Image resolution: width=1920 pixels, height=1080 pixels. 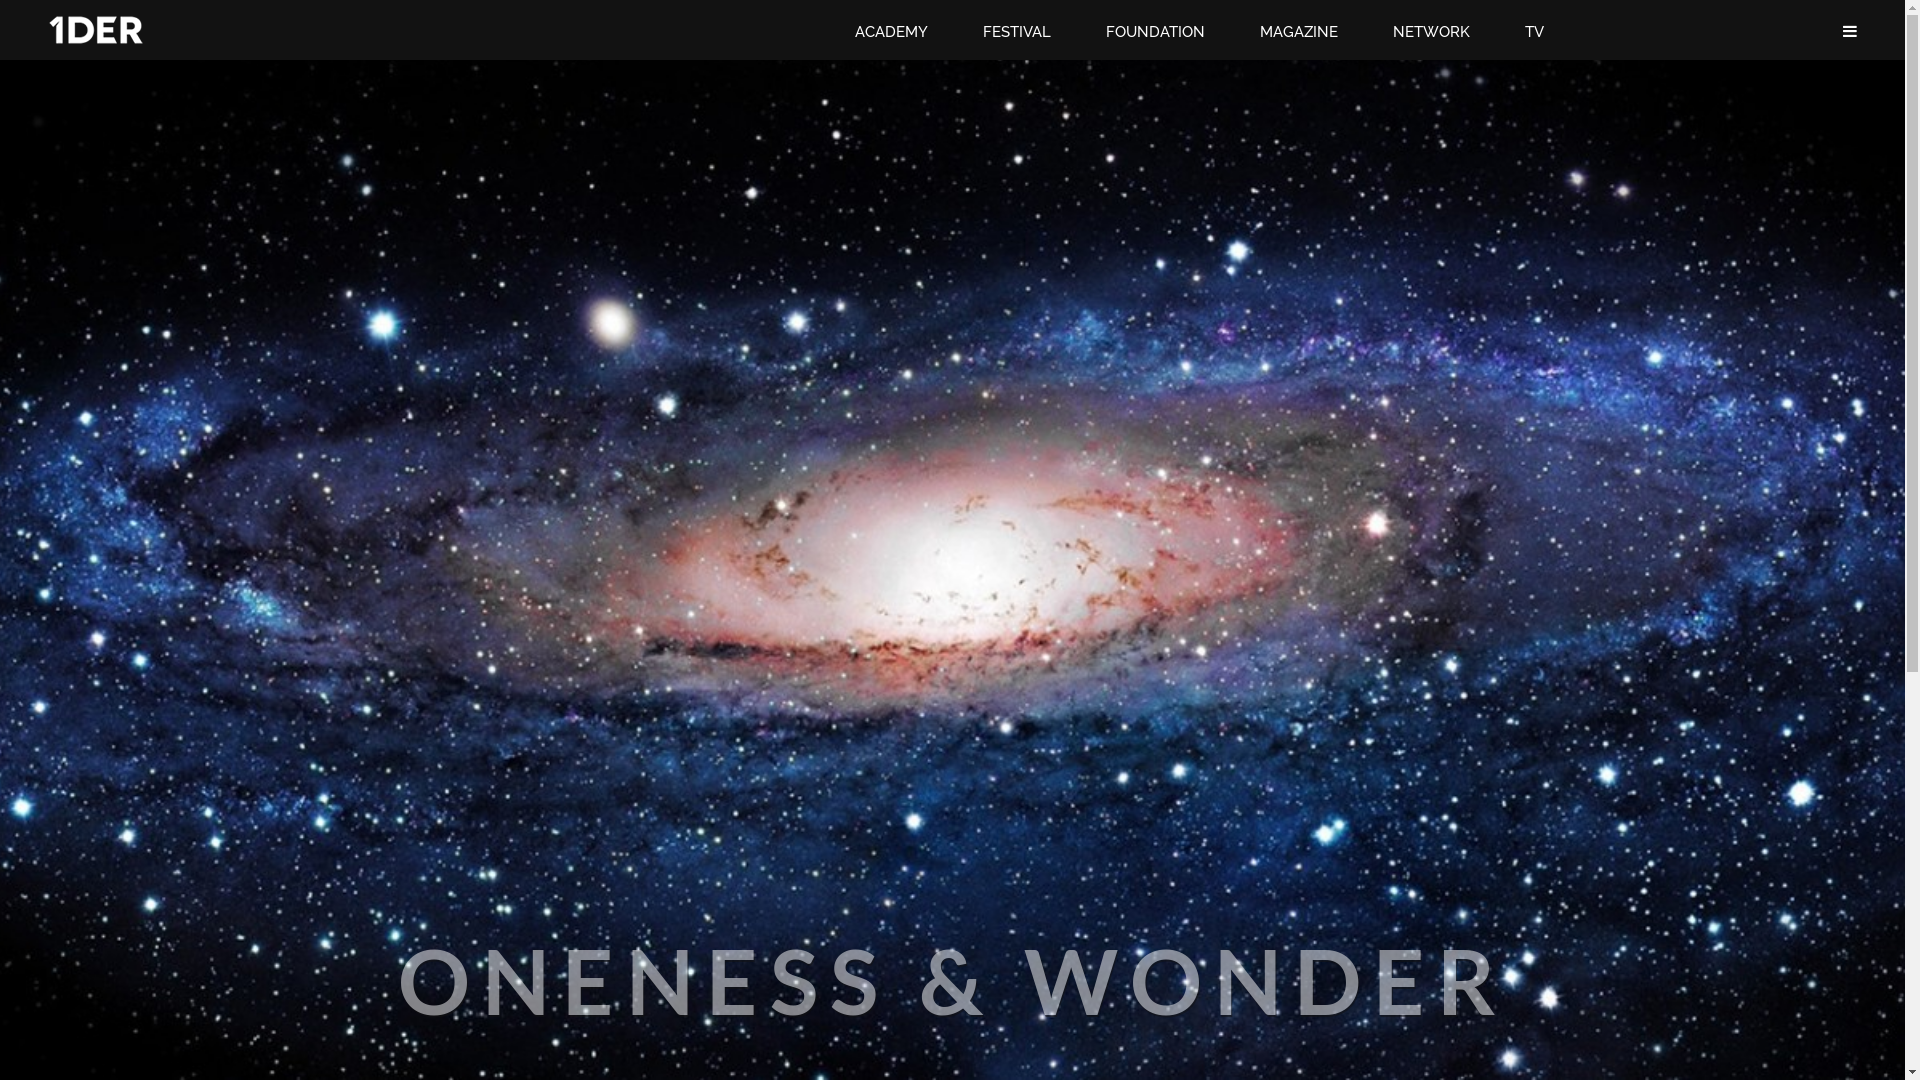 What do you see at coordinates (983, 31) in the screenshot?
I see `'FESTIVAL'` at bounding box center [983, 31].